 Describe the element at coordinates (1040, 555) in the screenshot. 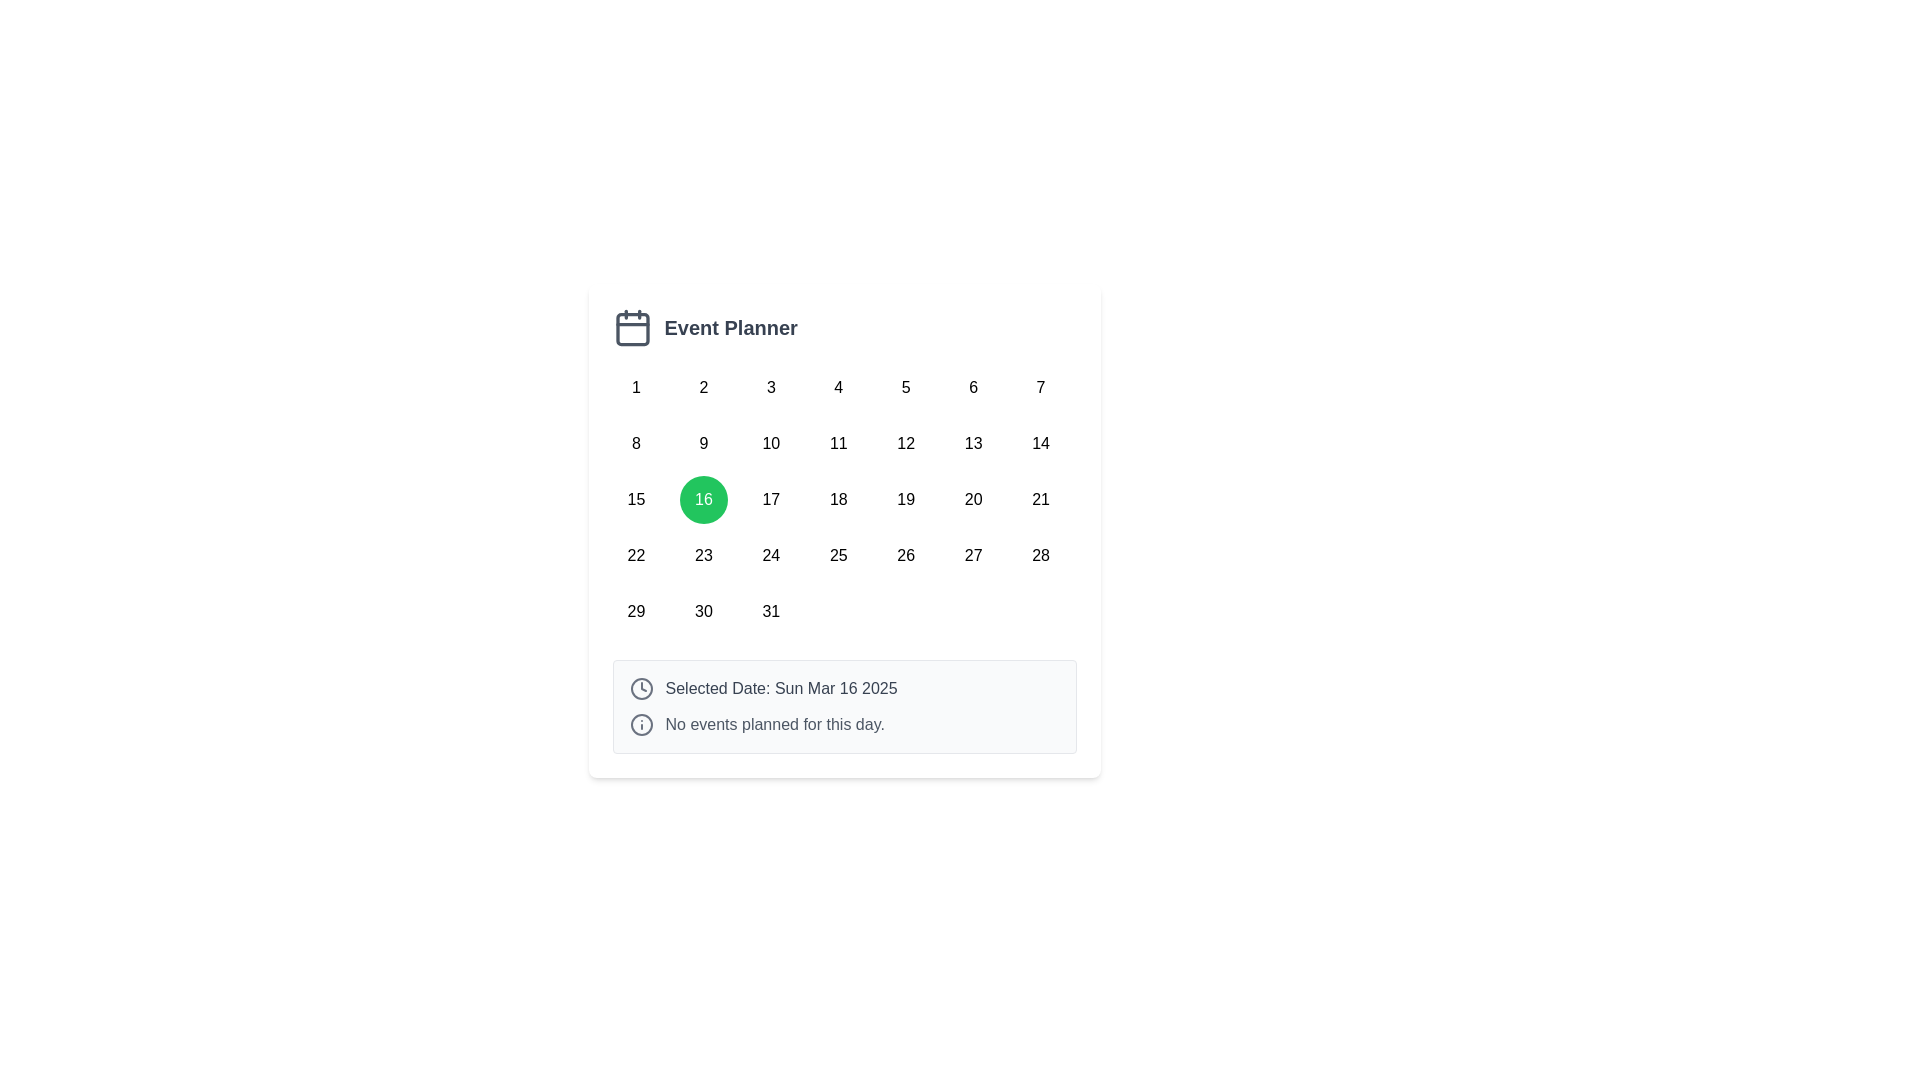

I see `the circular button displaying the number '28' located` at that location.